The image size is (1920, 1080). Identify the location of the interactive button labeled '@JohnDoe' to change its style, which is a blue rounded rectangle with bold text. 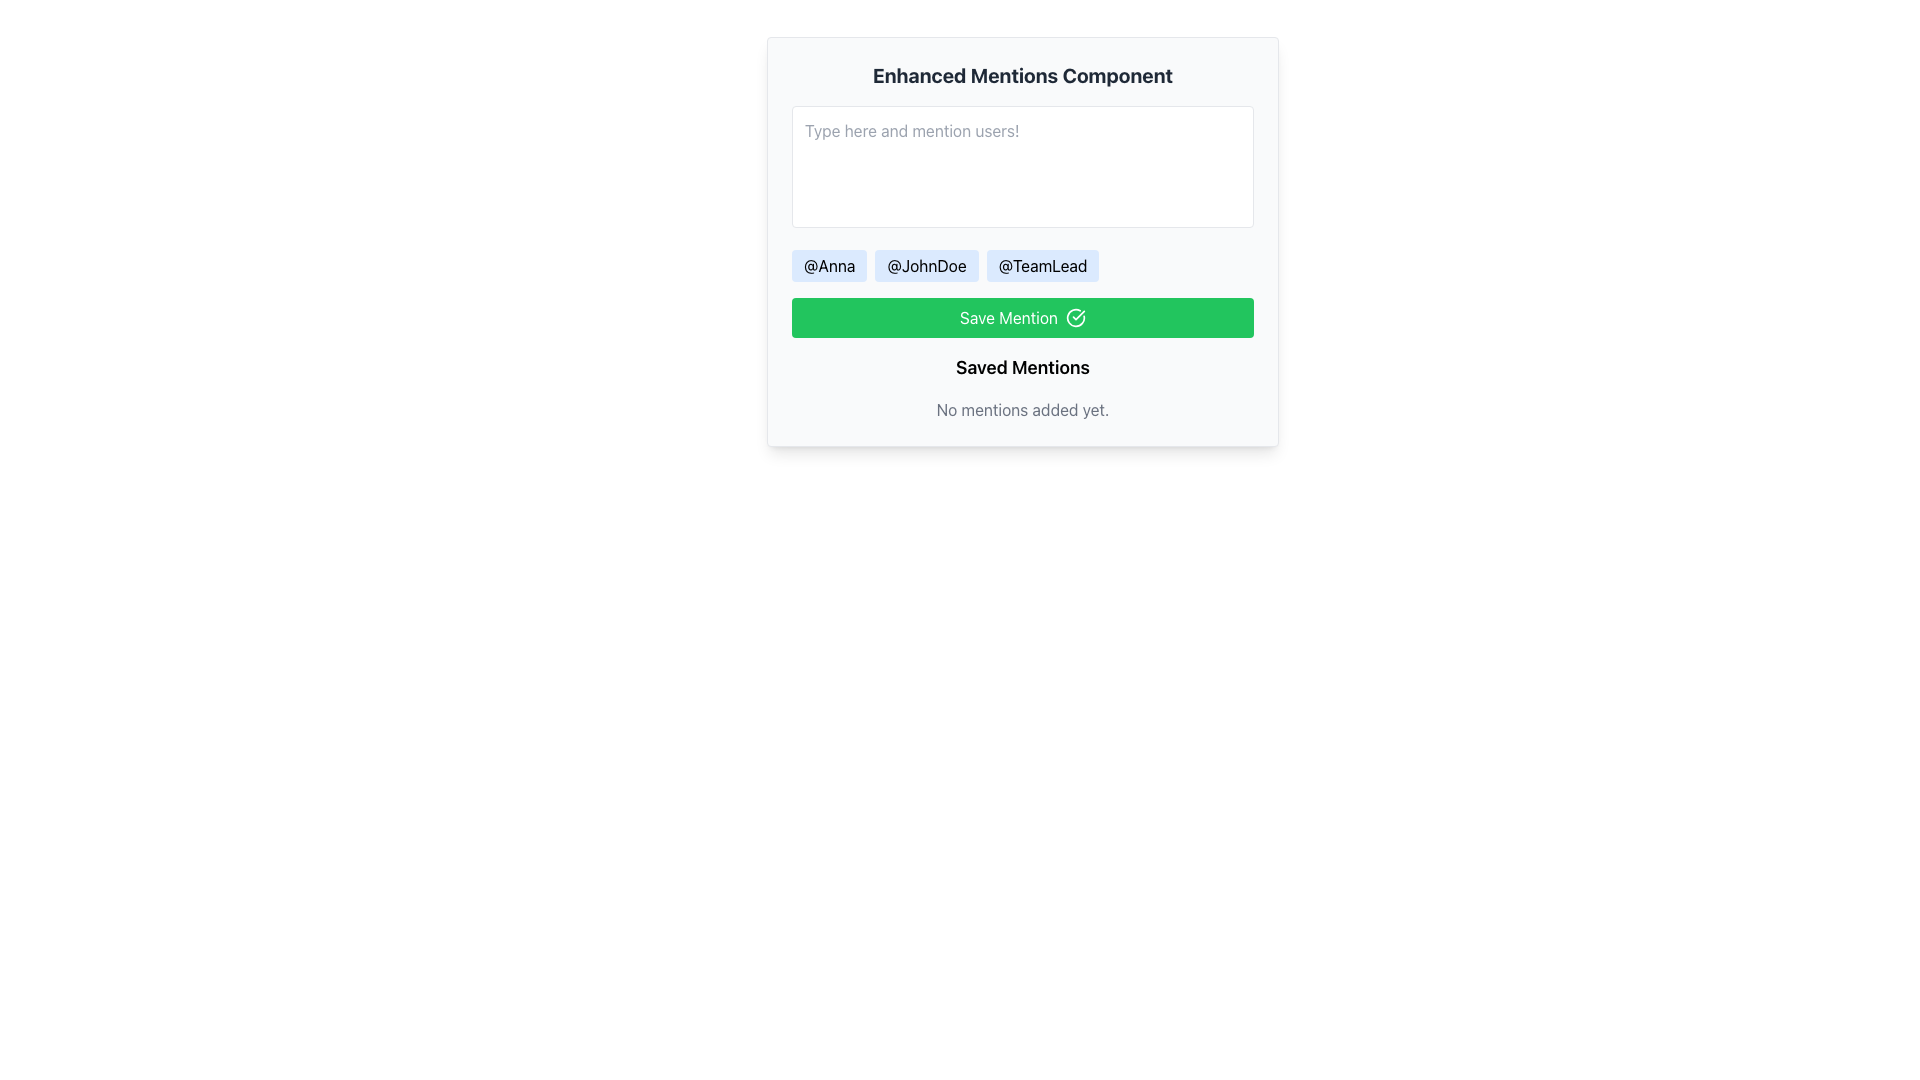
(925, 265).